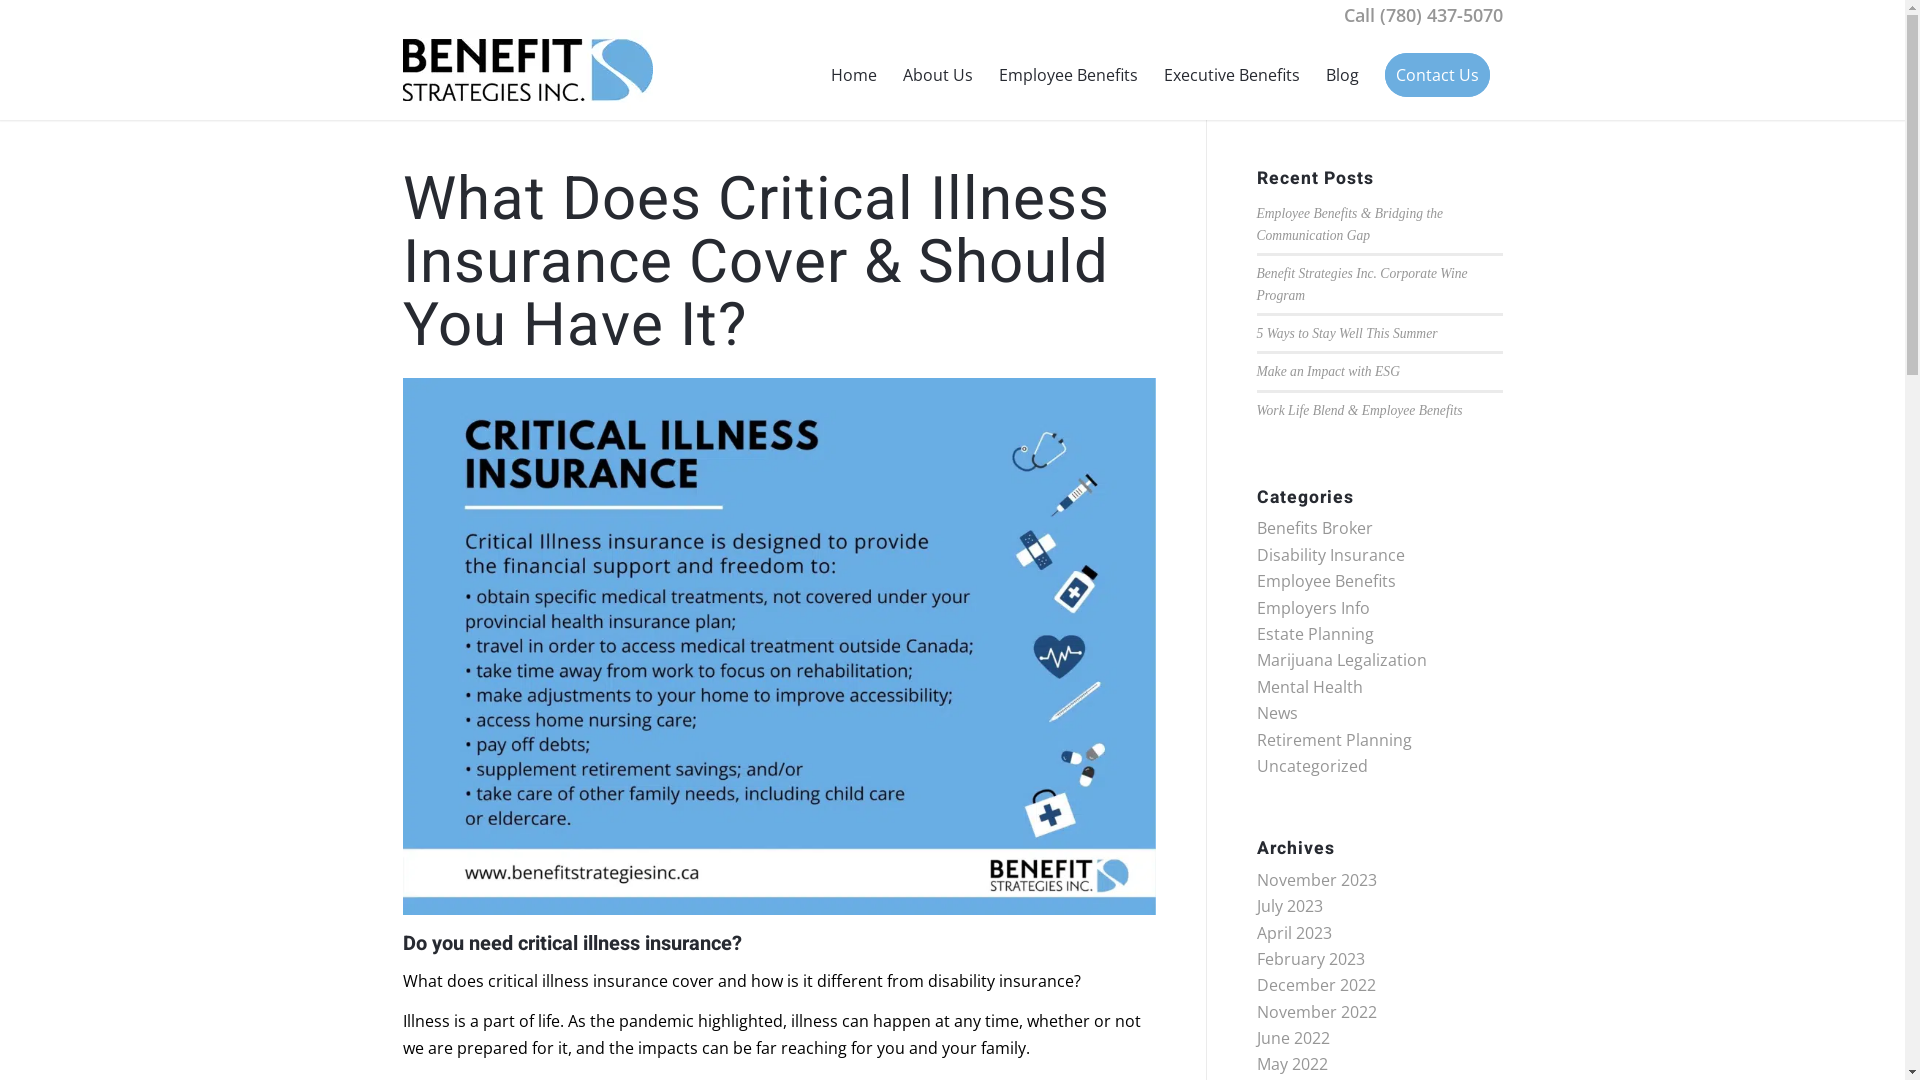 This screenshot has width=1920, height=1080. Describe the element at coordinates (1310, 958) in the screenshot. I see `'February 2023'` at that location.